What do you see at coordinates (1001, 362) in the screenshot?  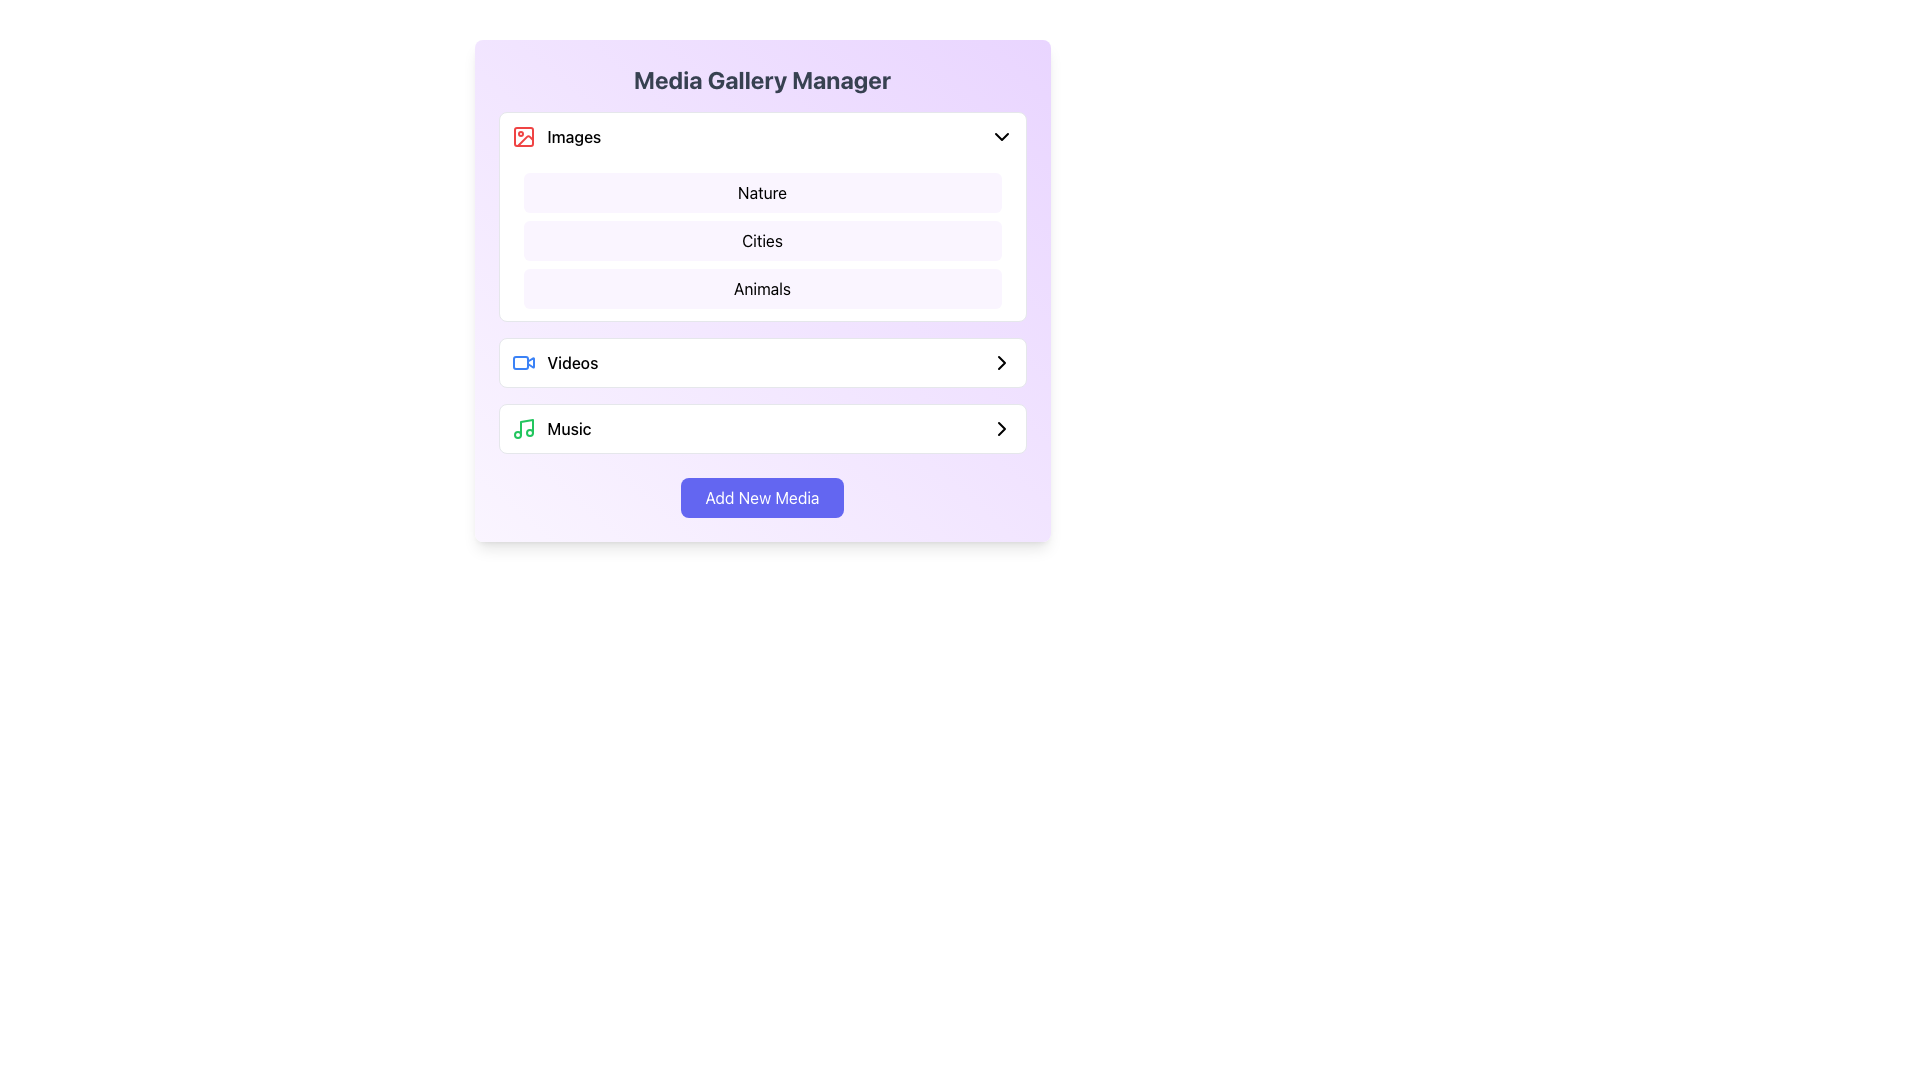 I see `the indicator icon next to the 'Music' option to receive a tooltip` at bounding box center [1001, 362].